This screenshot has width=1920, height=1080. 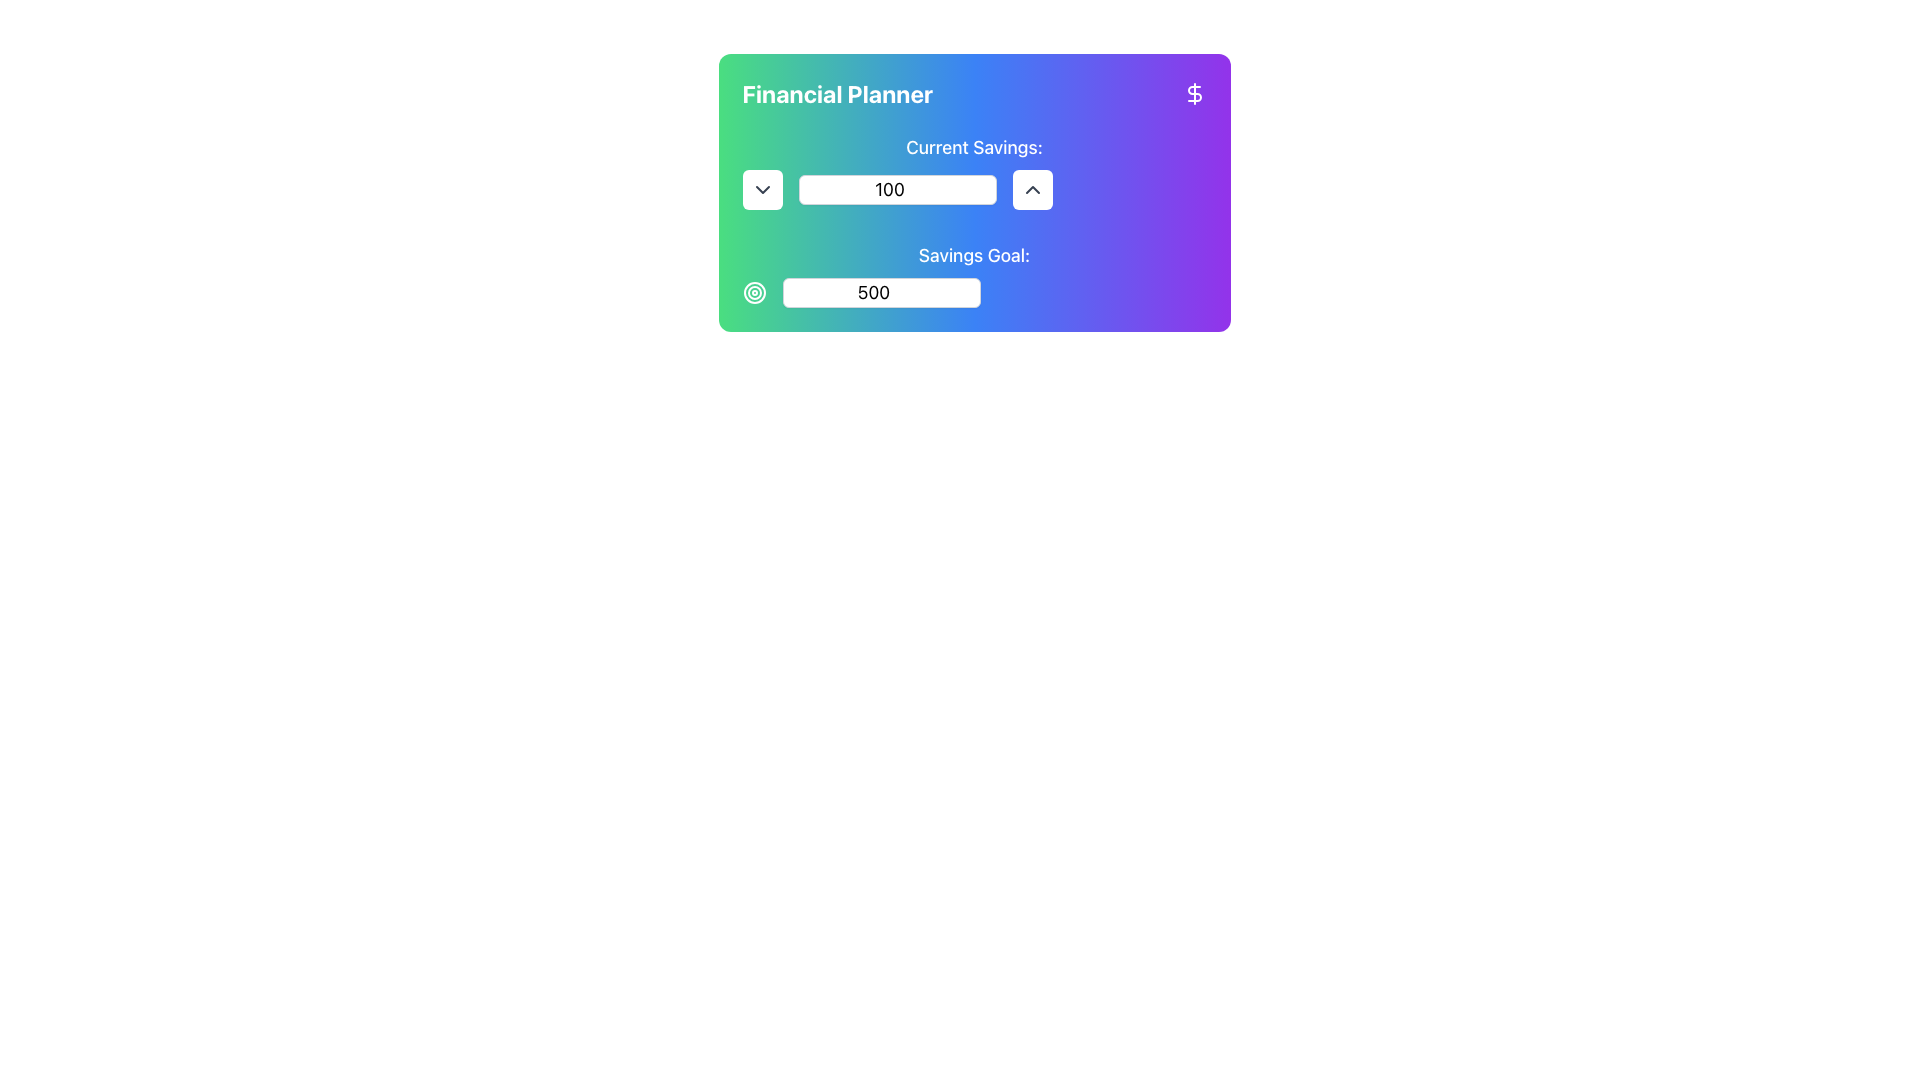 I want to click on the numeric input field associated with the 'Savings Goal:' label, so click(x=974, y=274).